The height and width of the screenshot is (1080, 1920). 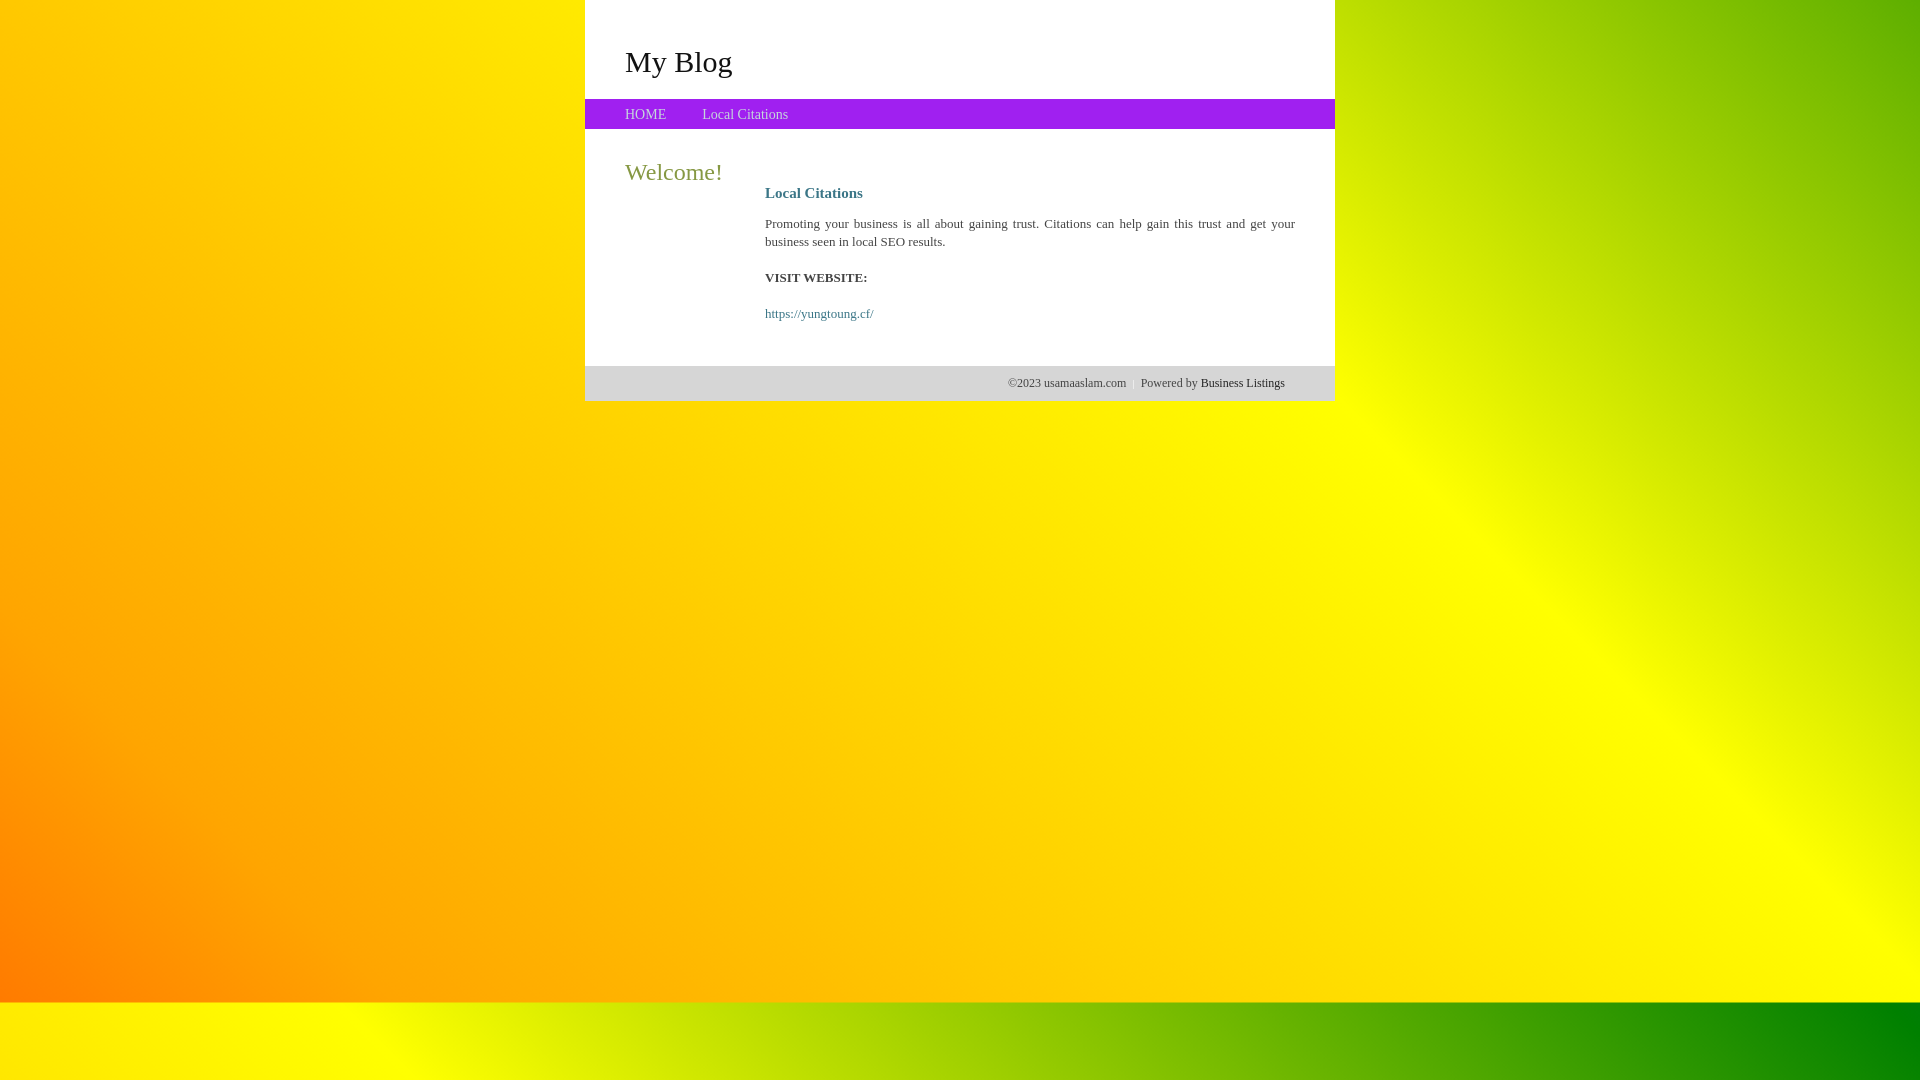 I want to click on 'HOME', so click(x=645, y=114).